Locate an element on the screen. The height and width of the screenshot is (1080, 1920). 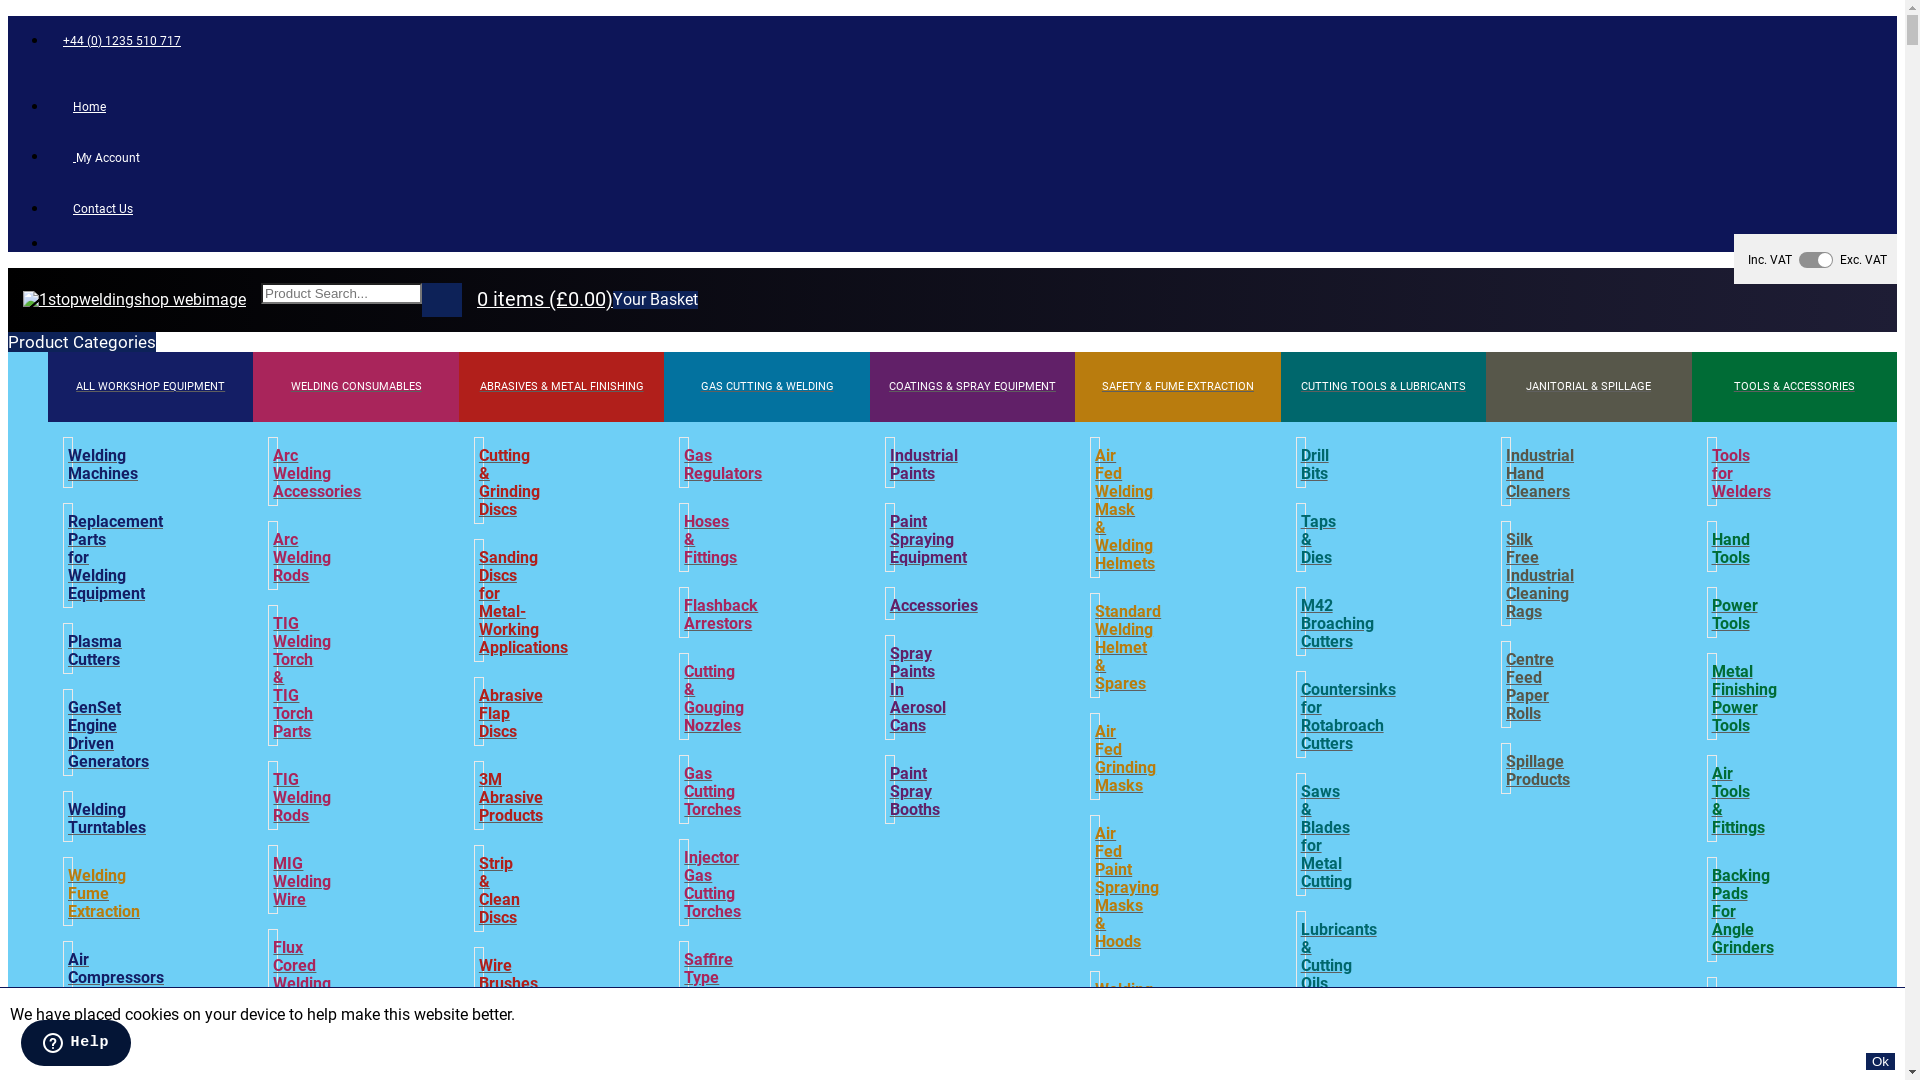
'WELDING CONSUMABLES' is located at coordinates (252, 386).